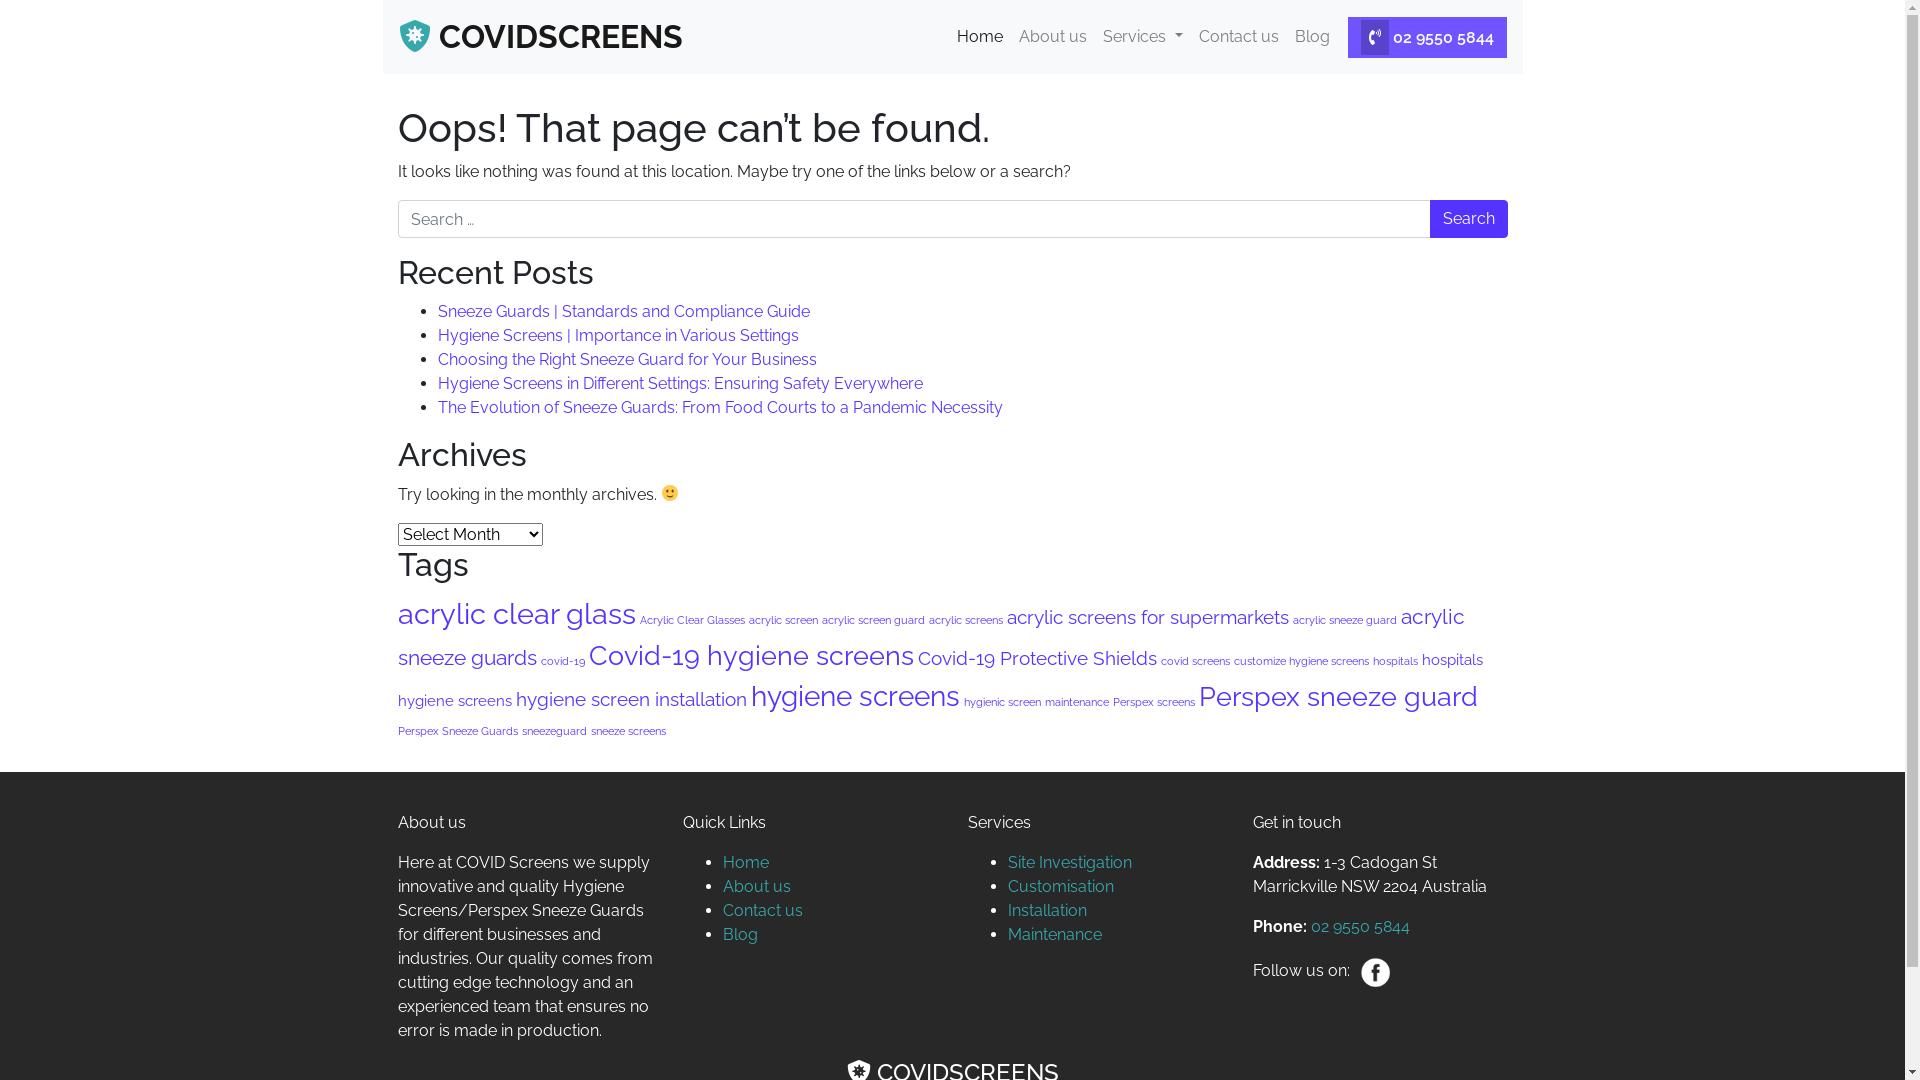 The width and height of the screenshot is (1920, 1080). Describe the element at coordinates (517, 612) in the screenshot. I see `'acrylic clear glass'` at that location.